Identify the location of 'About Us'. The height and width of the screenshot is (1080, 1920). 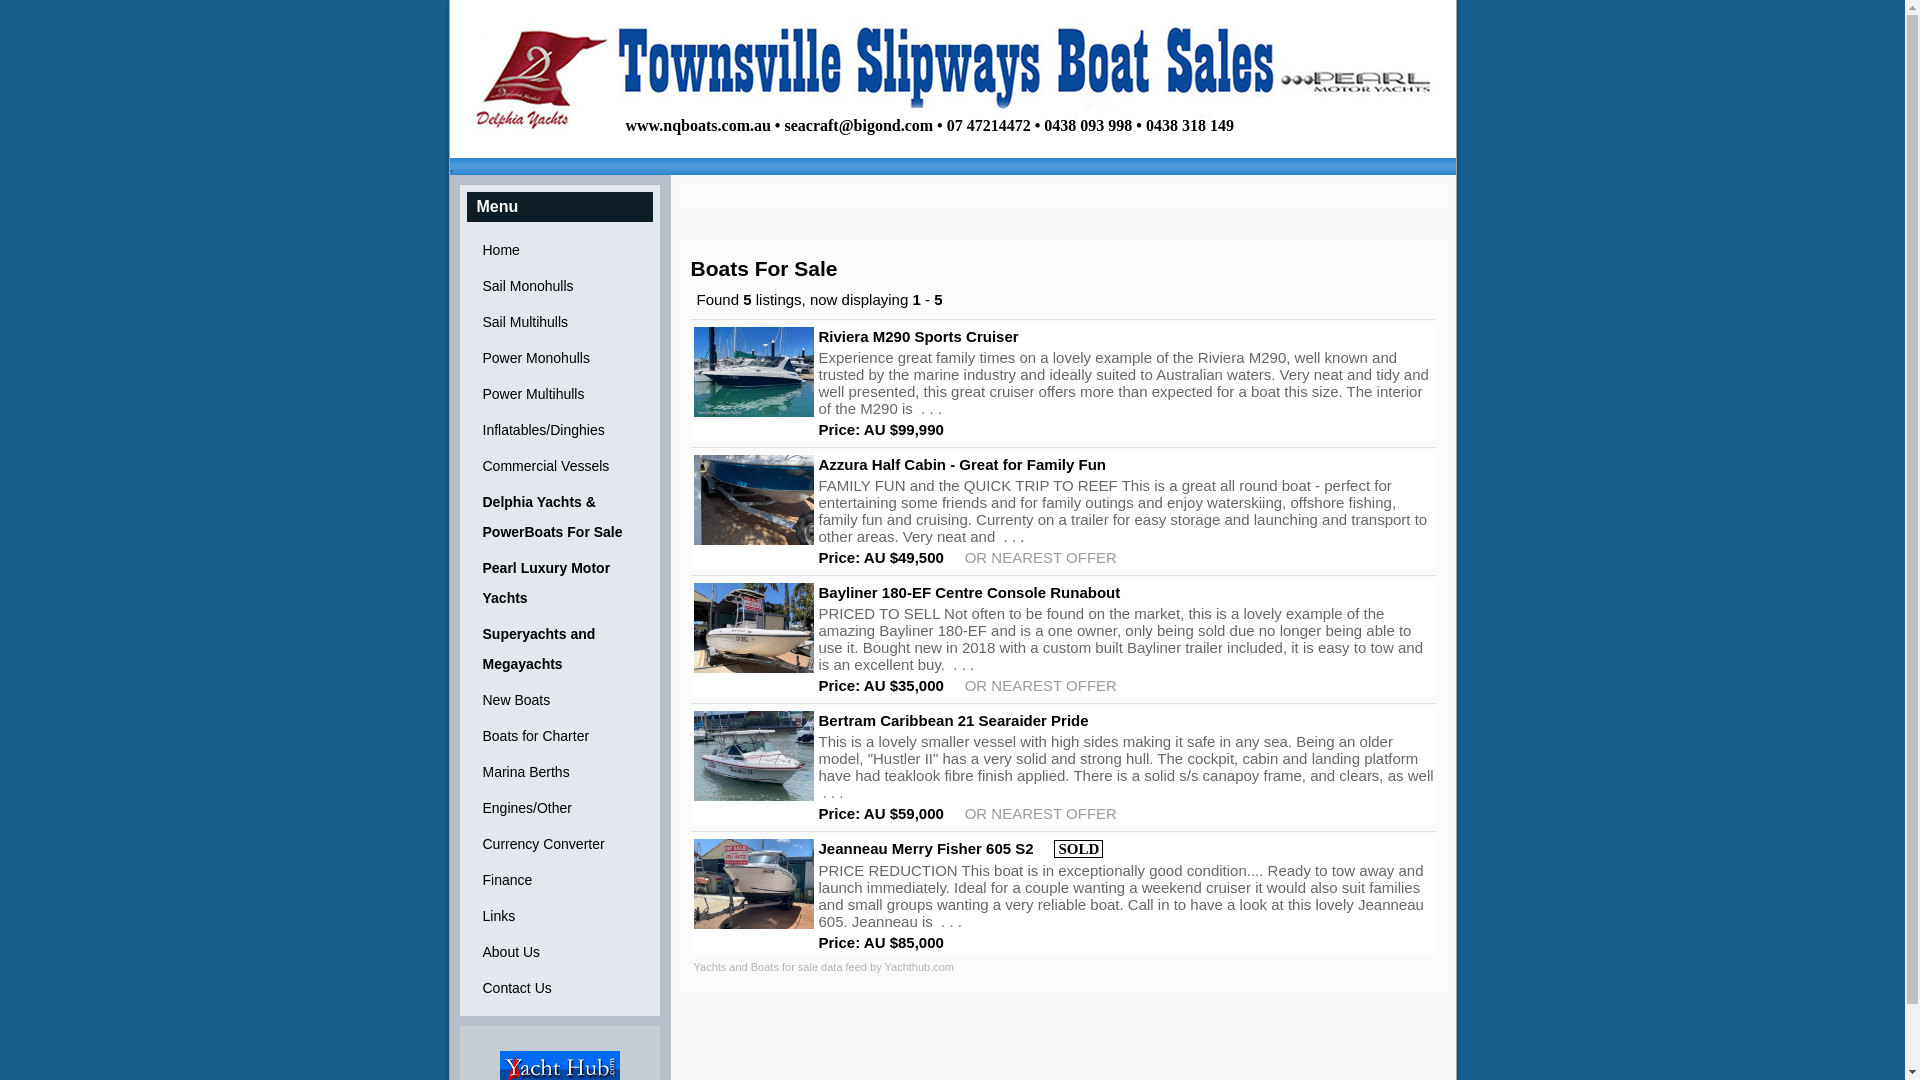
(560, 951).